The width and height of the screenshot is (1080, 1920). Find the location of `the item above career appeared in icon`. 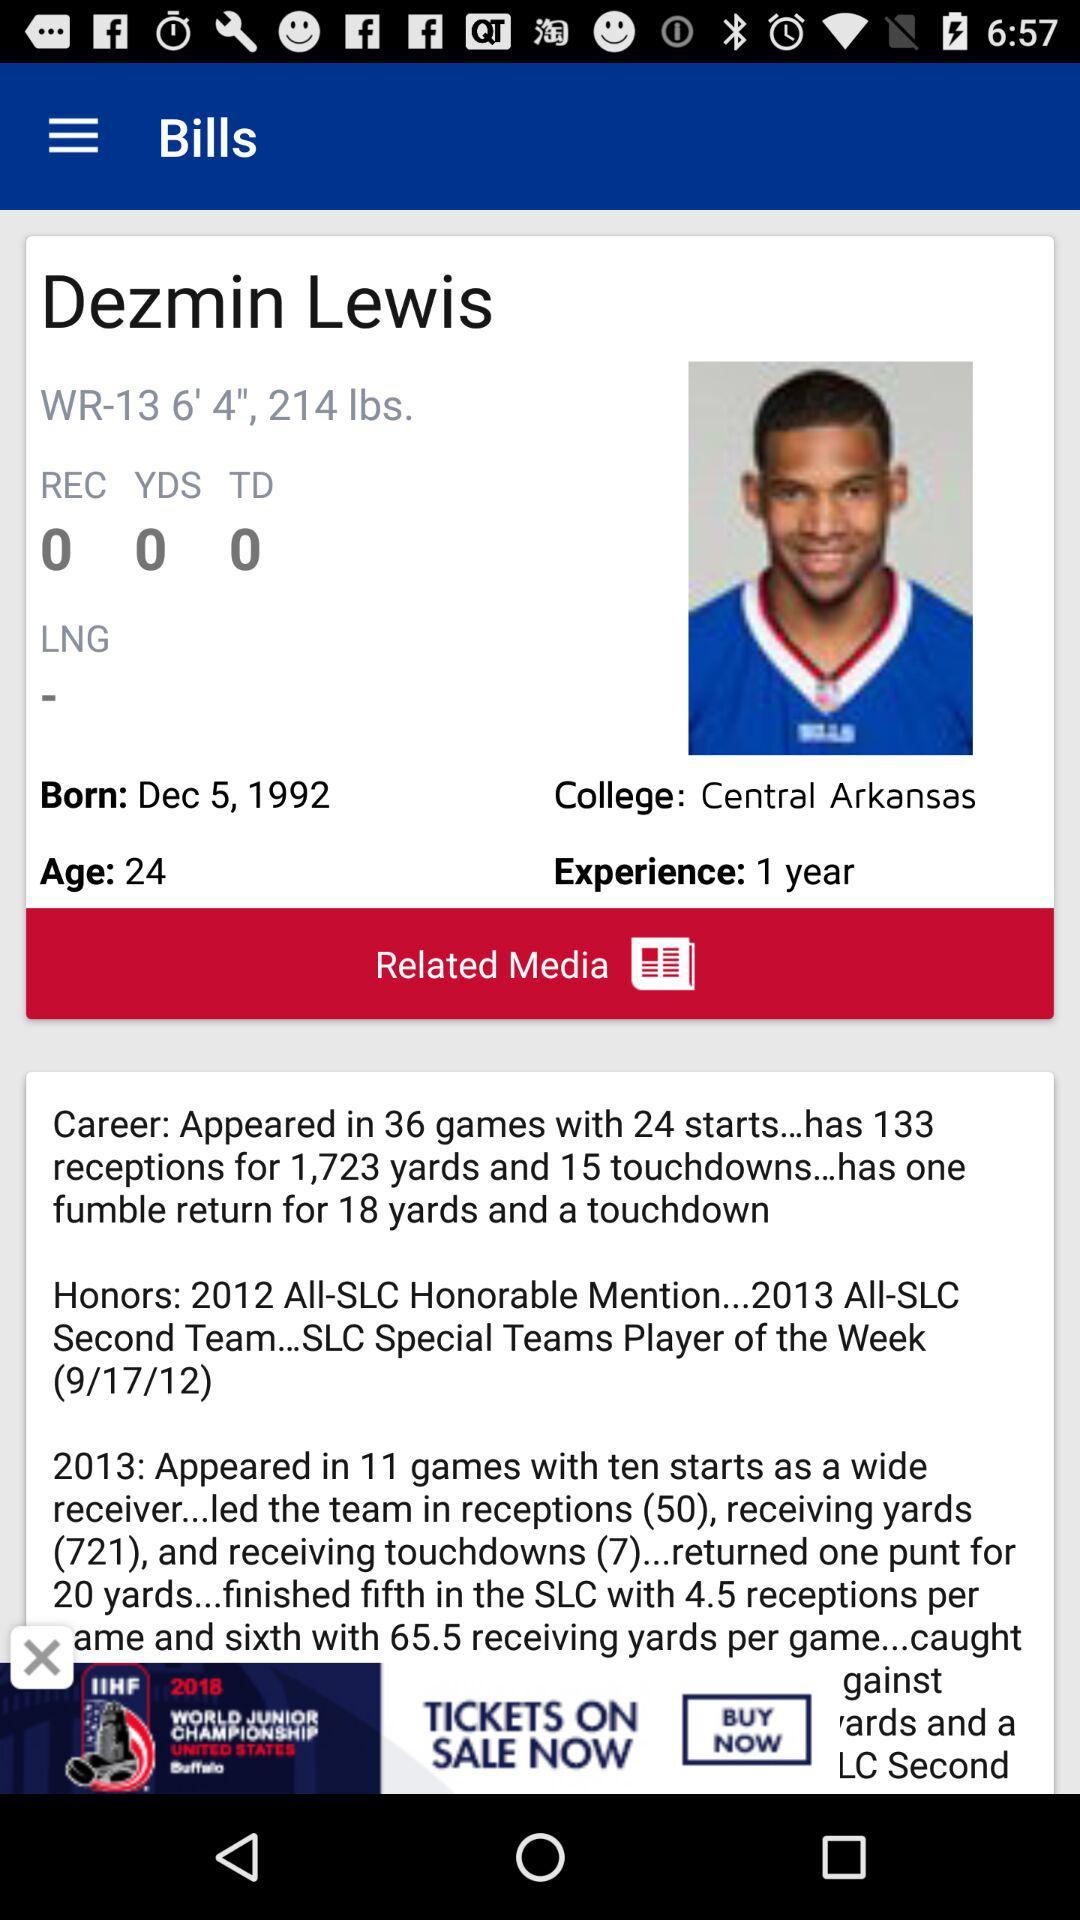

the item above career appeared in icon is located at coordinates (540, 963).